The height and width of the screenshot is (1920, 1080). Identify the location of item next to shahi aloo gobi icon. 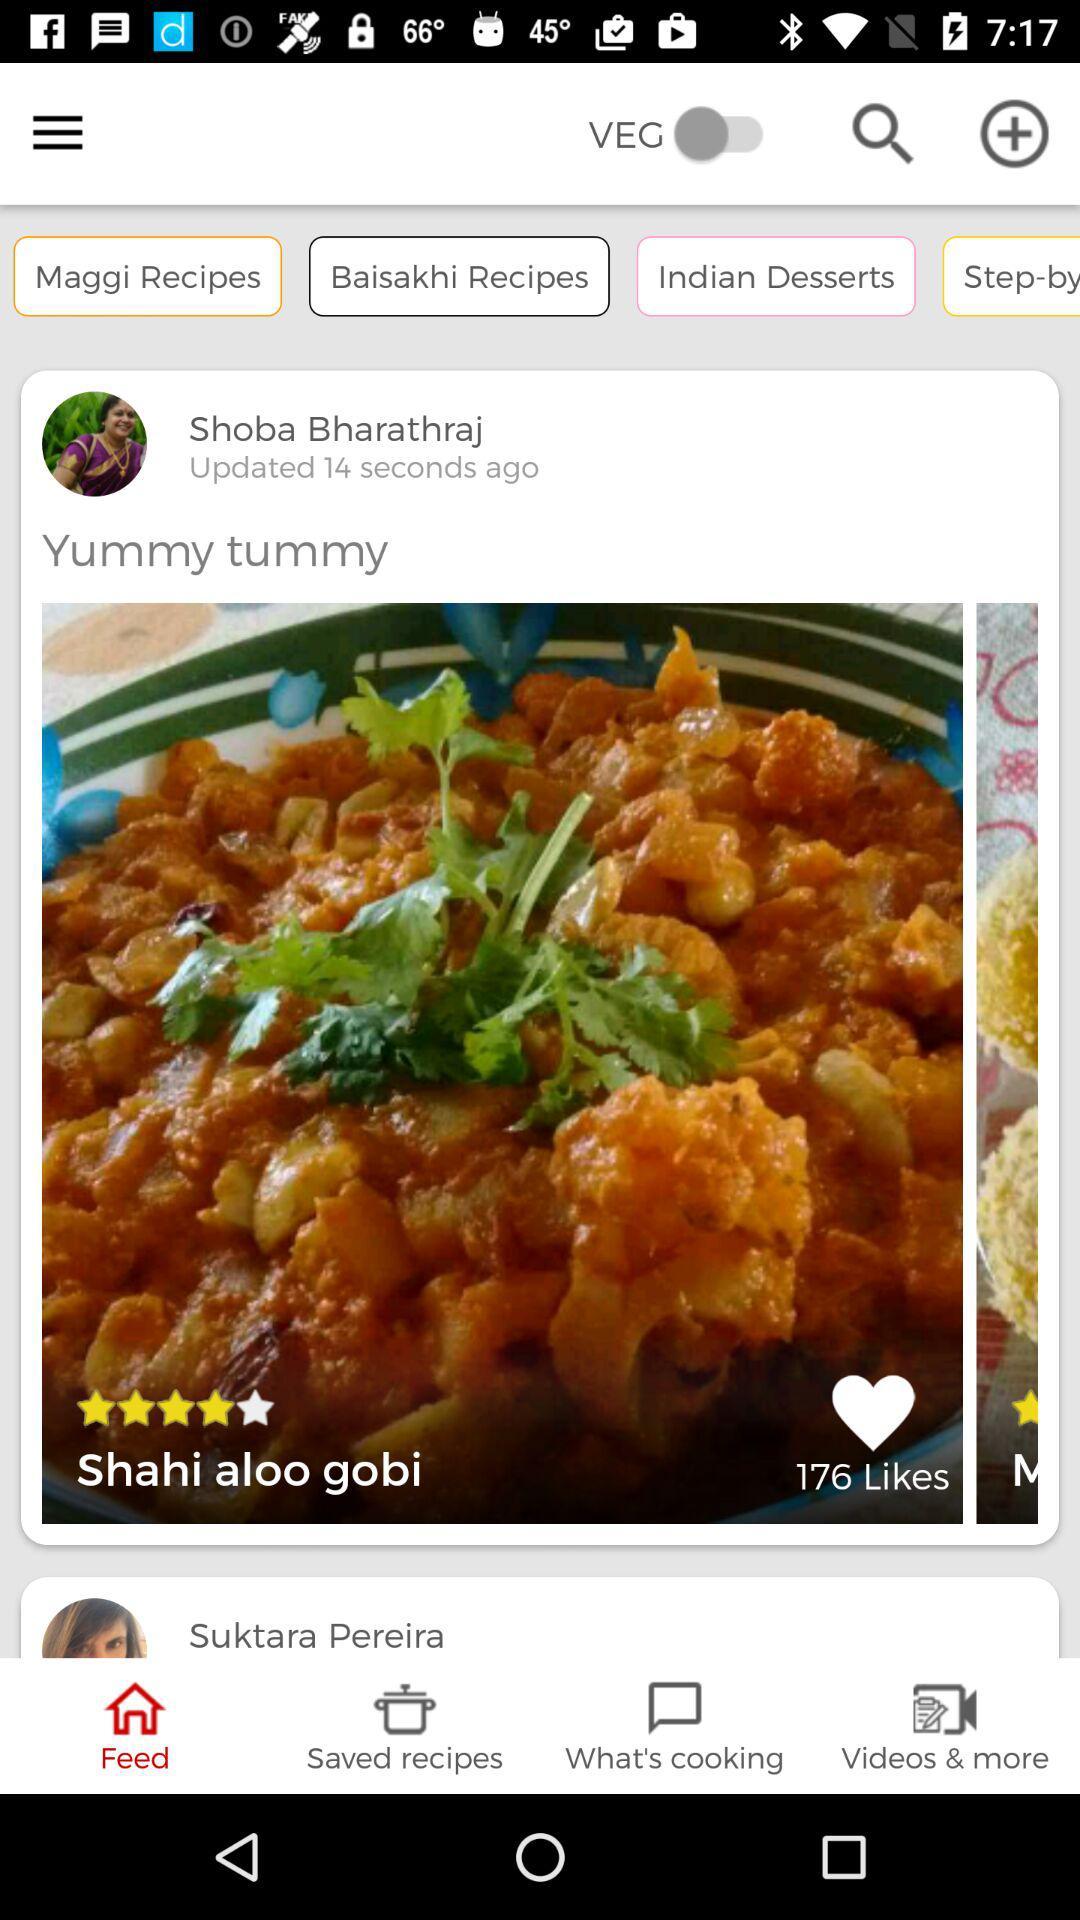
(871, 1433).